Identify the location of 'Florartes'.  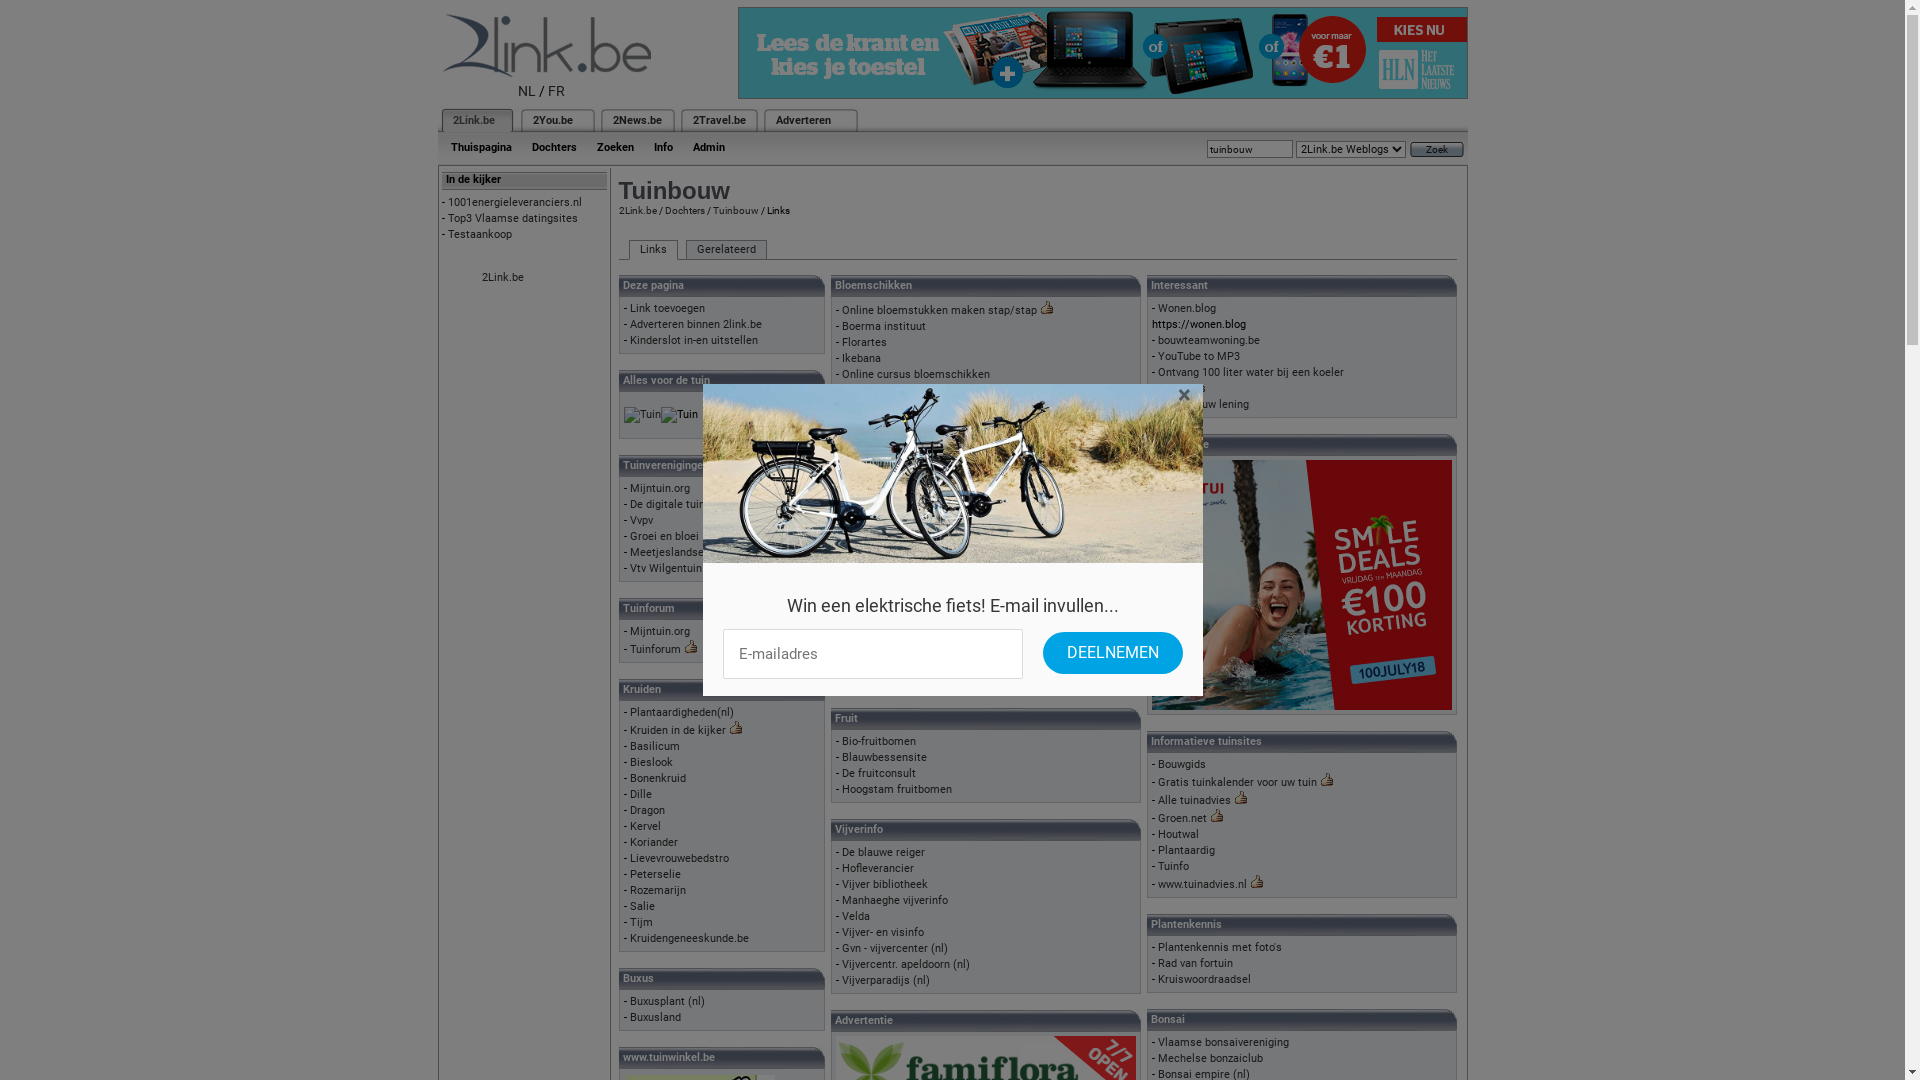
(864, 341).